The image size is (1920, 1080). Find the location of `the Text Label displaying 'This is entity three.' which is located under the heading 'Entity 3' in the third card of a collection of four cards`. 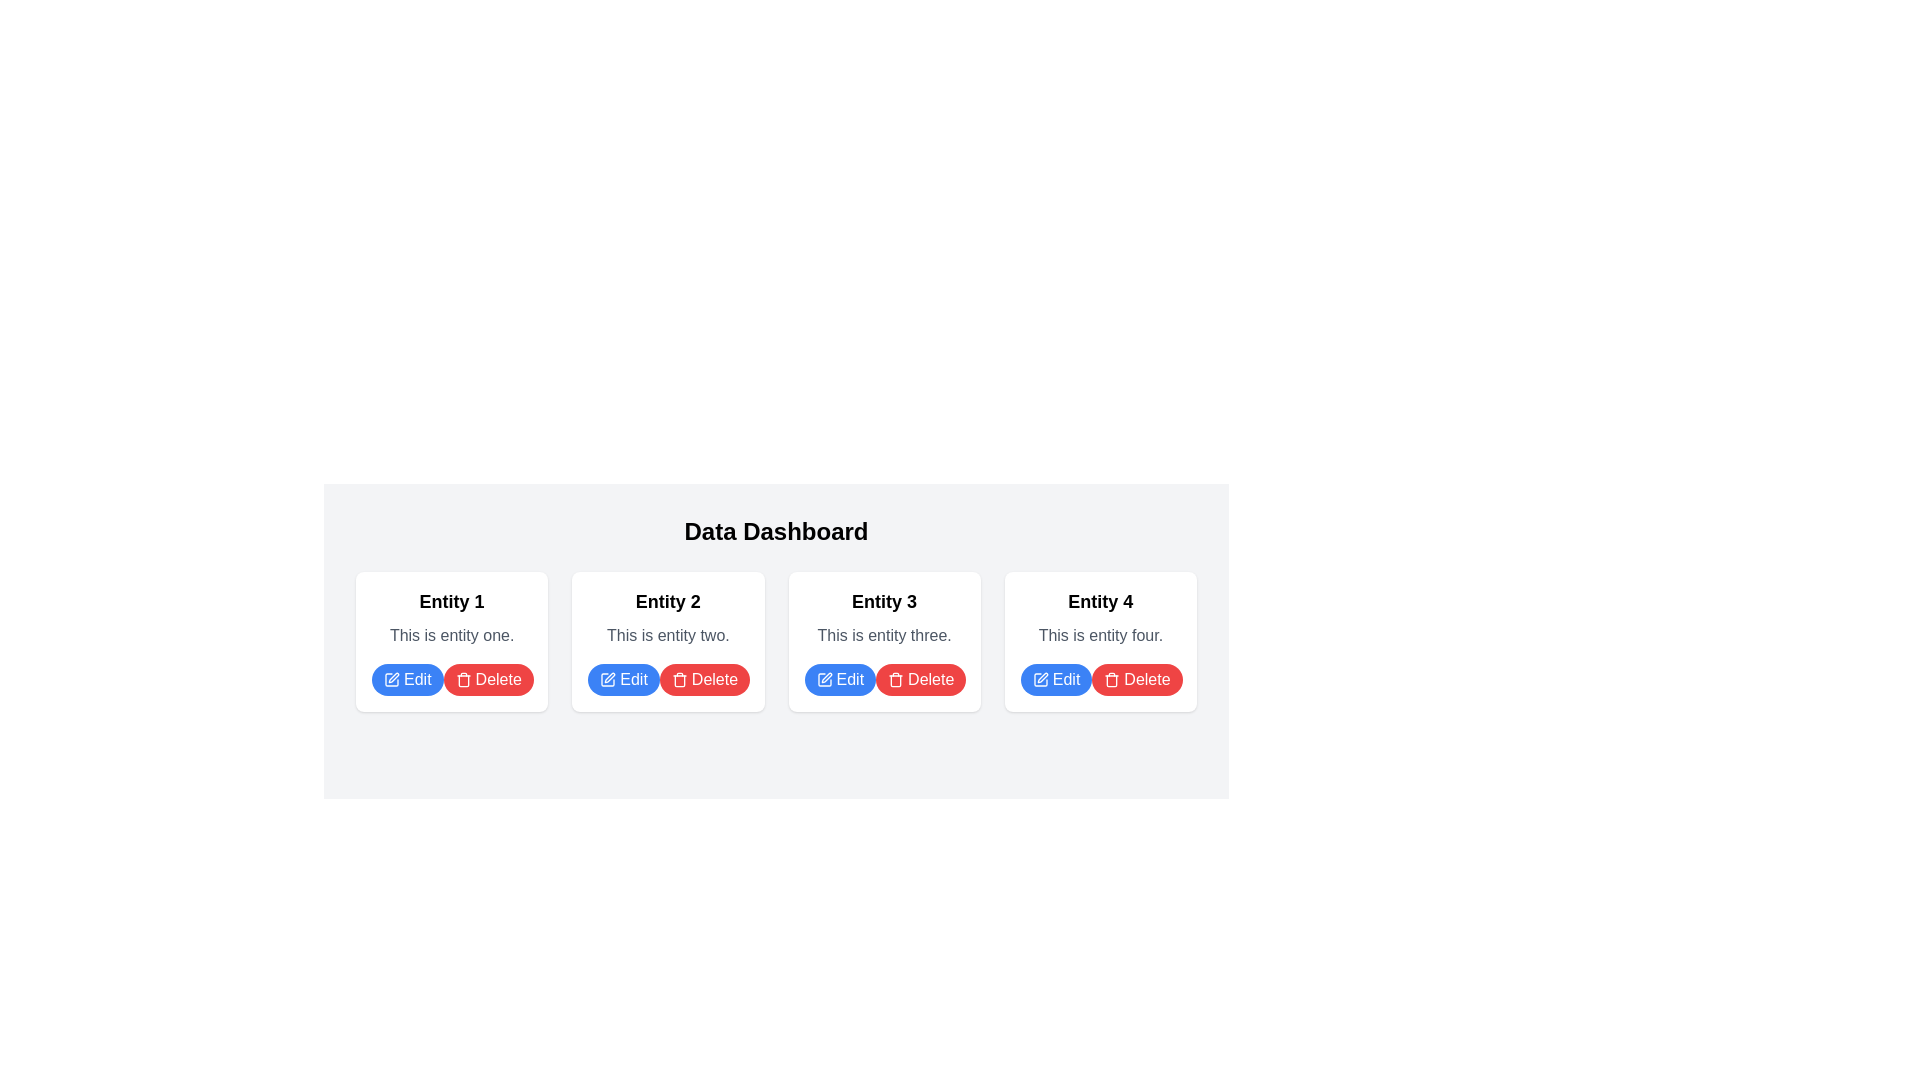

the Text Label displaying 'This is entity three.' which is located under the heading 'Entity 3' in the third card of a collection of four cards is located at coordinates (883, 636).